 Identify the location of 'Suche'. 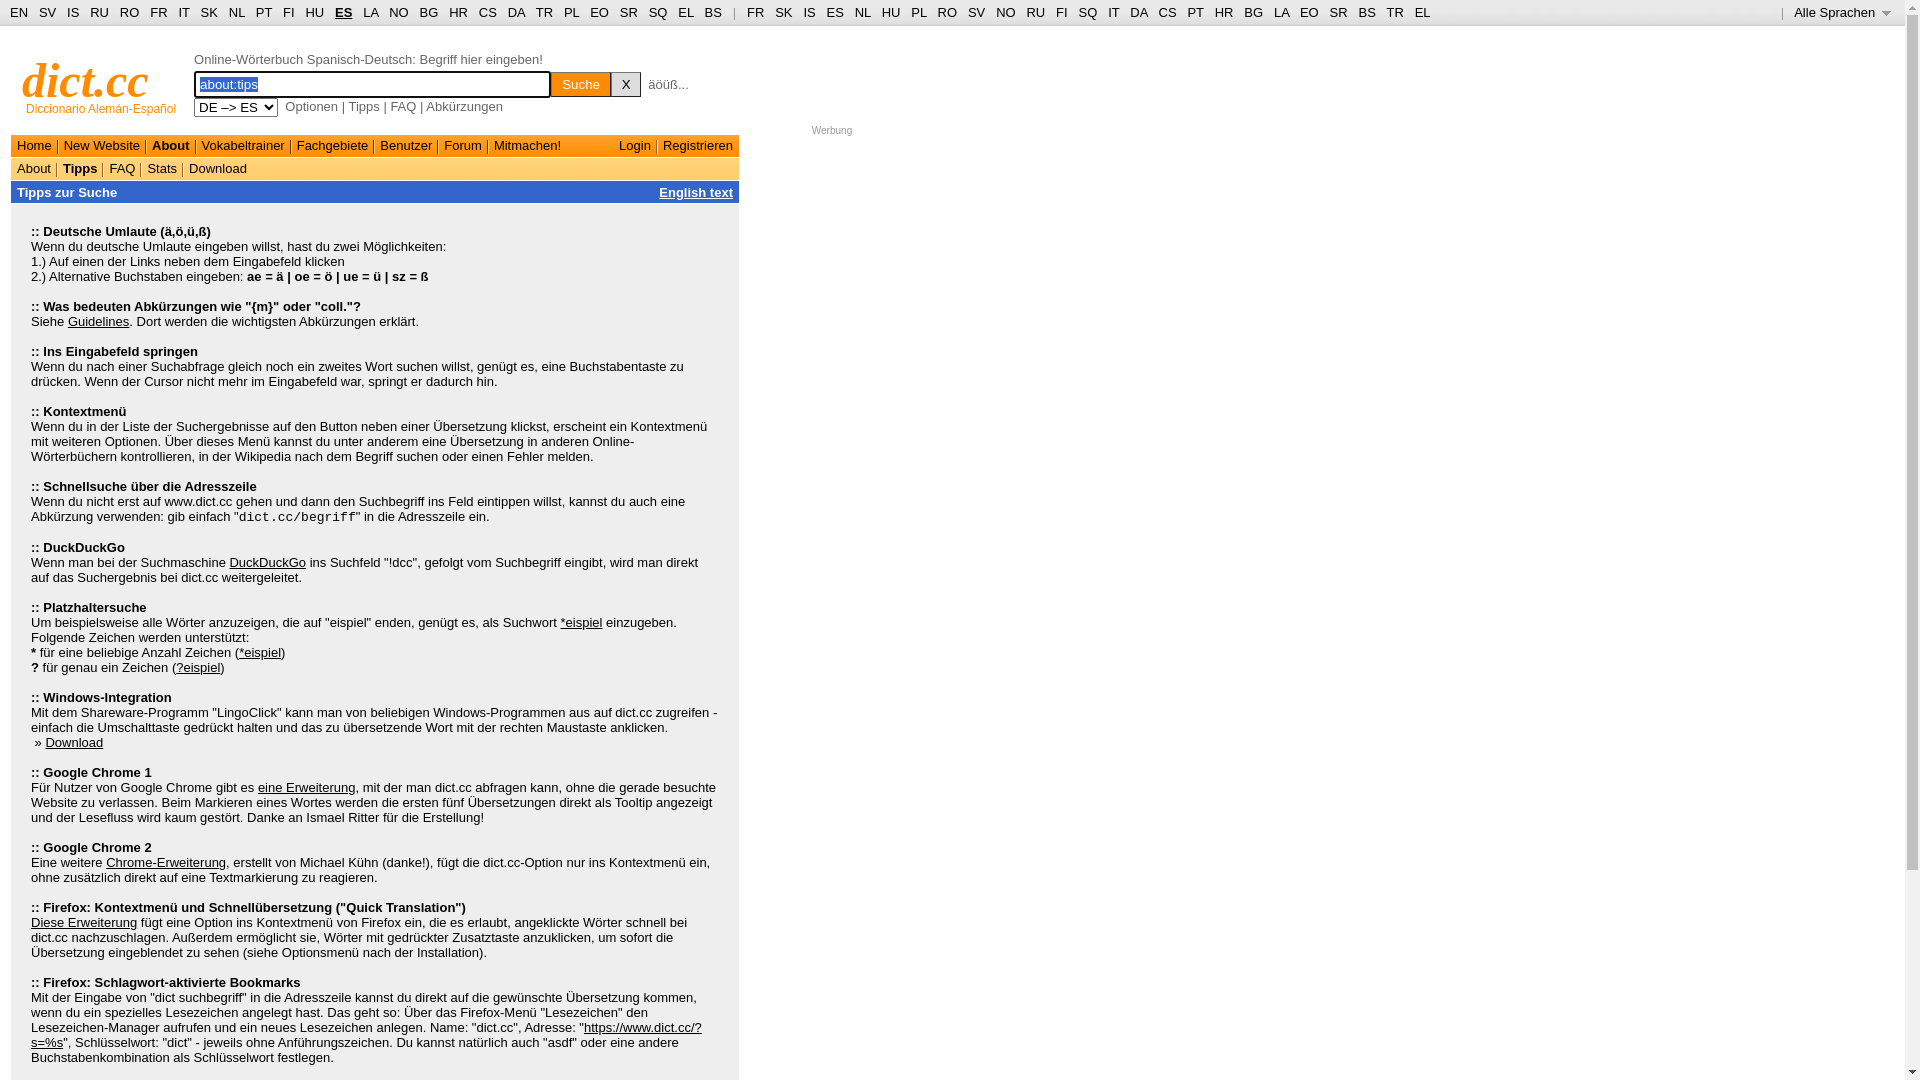
(579, 83).